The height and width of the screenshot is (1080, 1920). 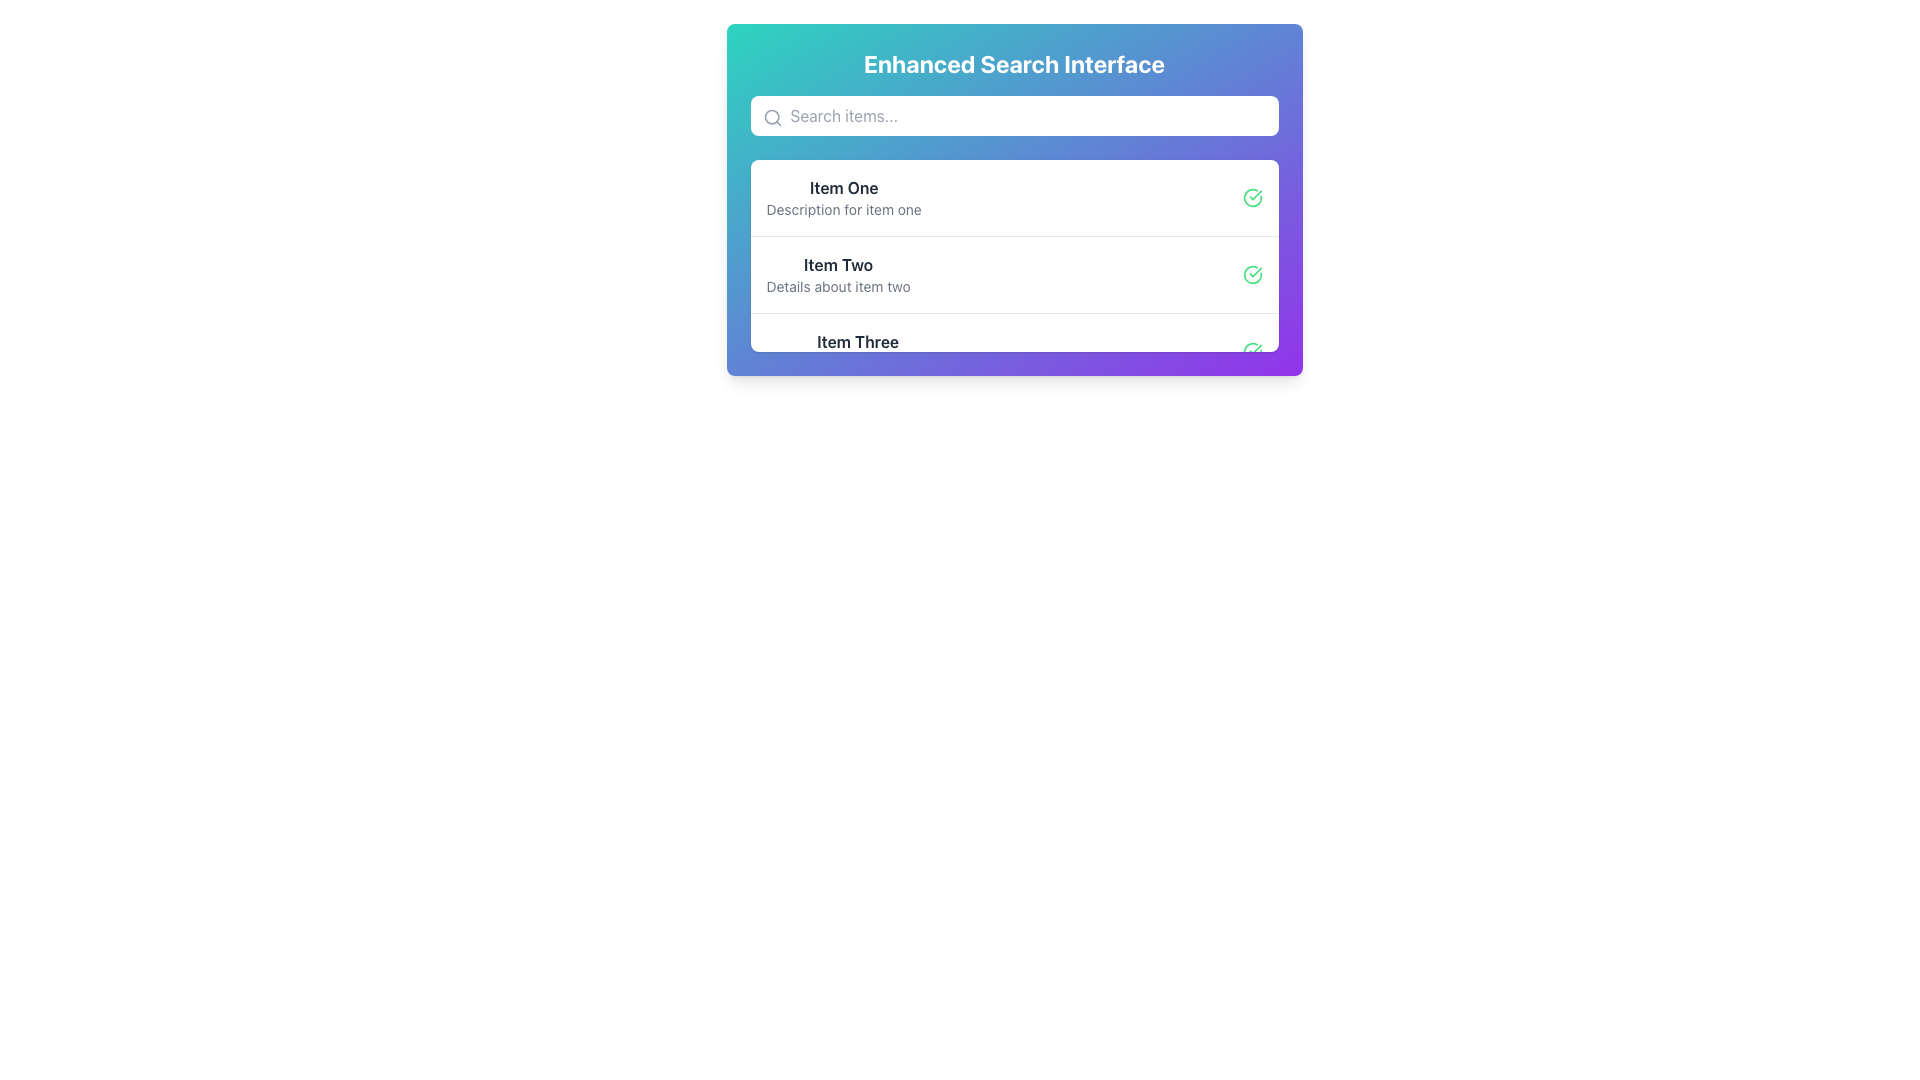 I want to click on the Text Label located in the third row of a list within a card layout, which serves as a title for the associated entry, so click(x=858, y=341).